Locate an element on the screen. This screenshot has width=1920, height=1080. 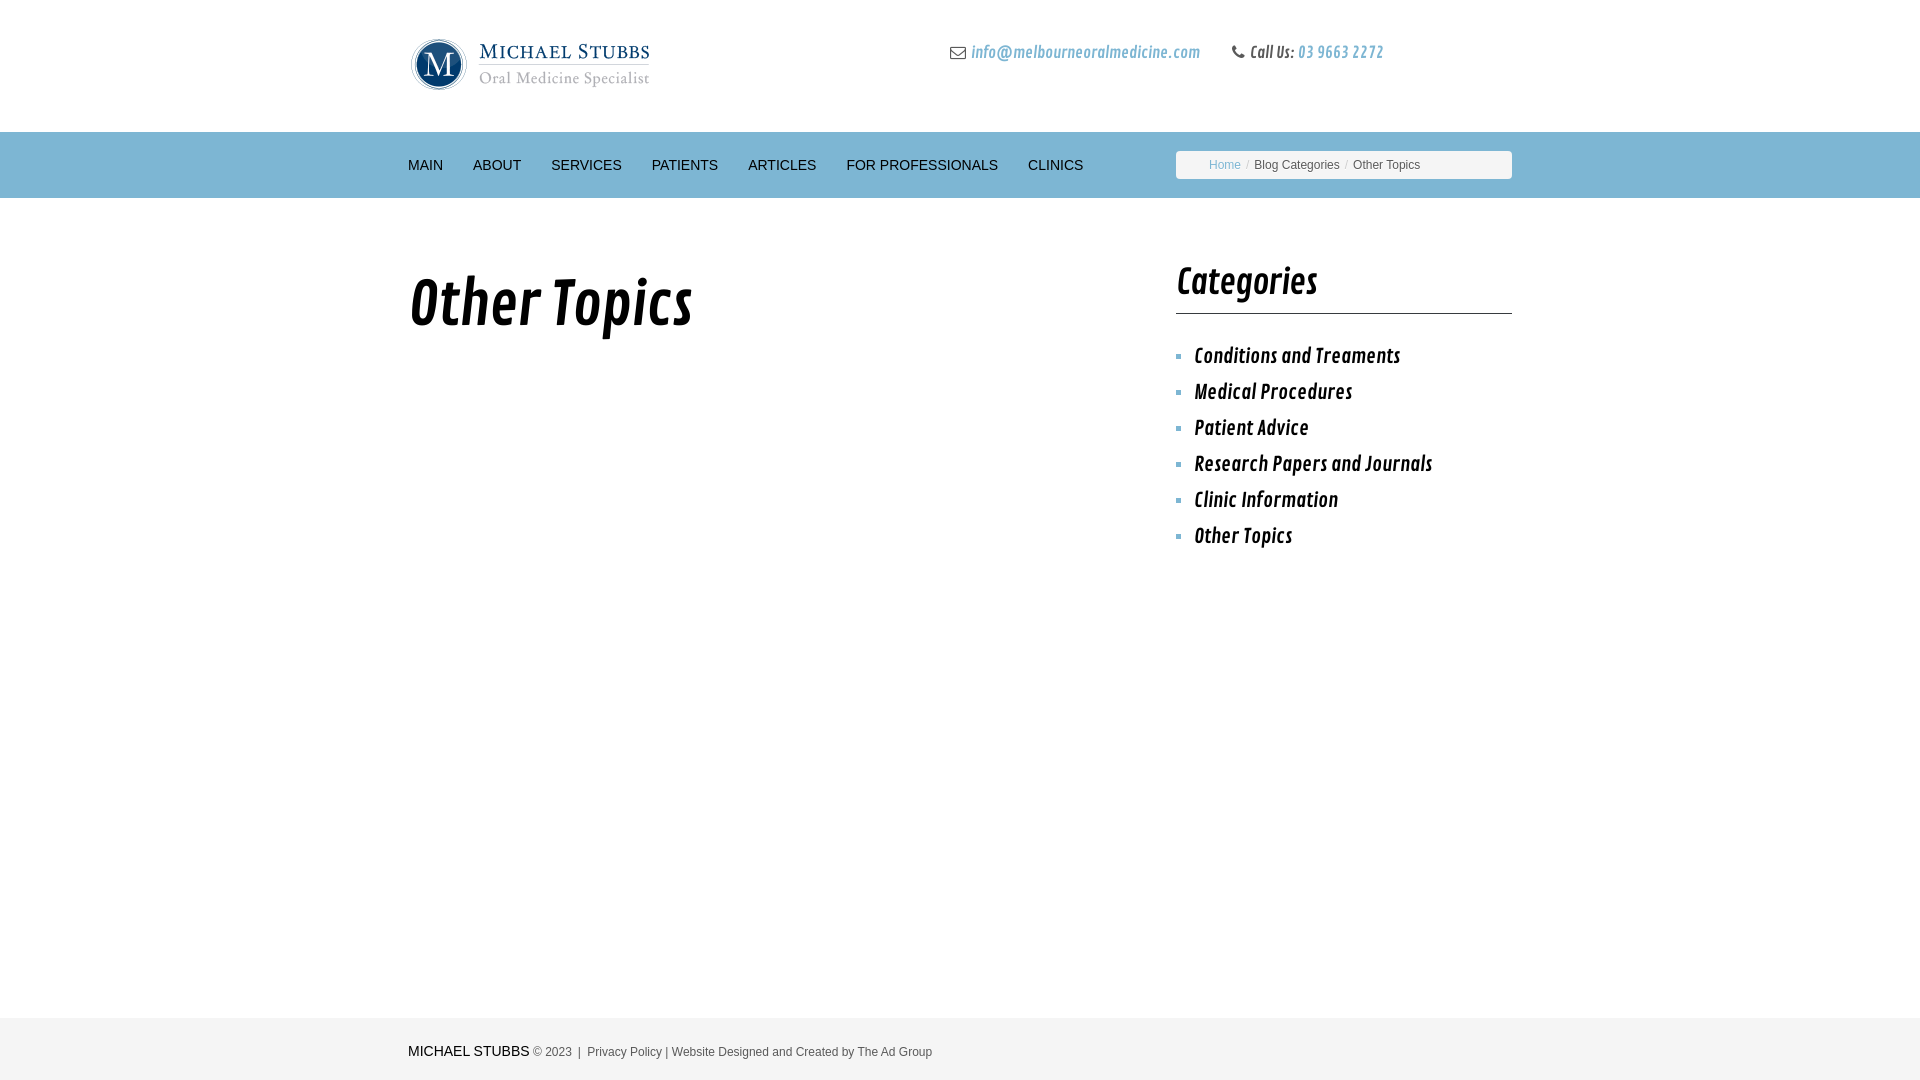
'PATIENTS' is located at coordinates (685, 164).